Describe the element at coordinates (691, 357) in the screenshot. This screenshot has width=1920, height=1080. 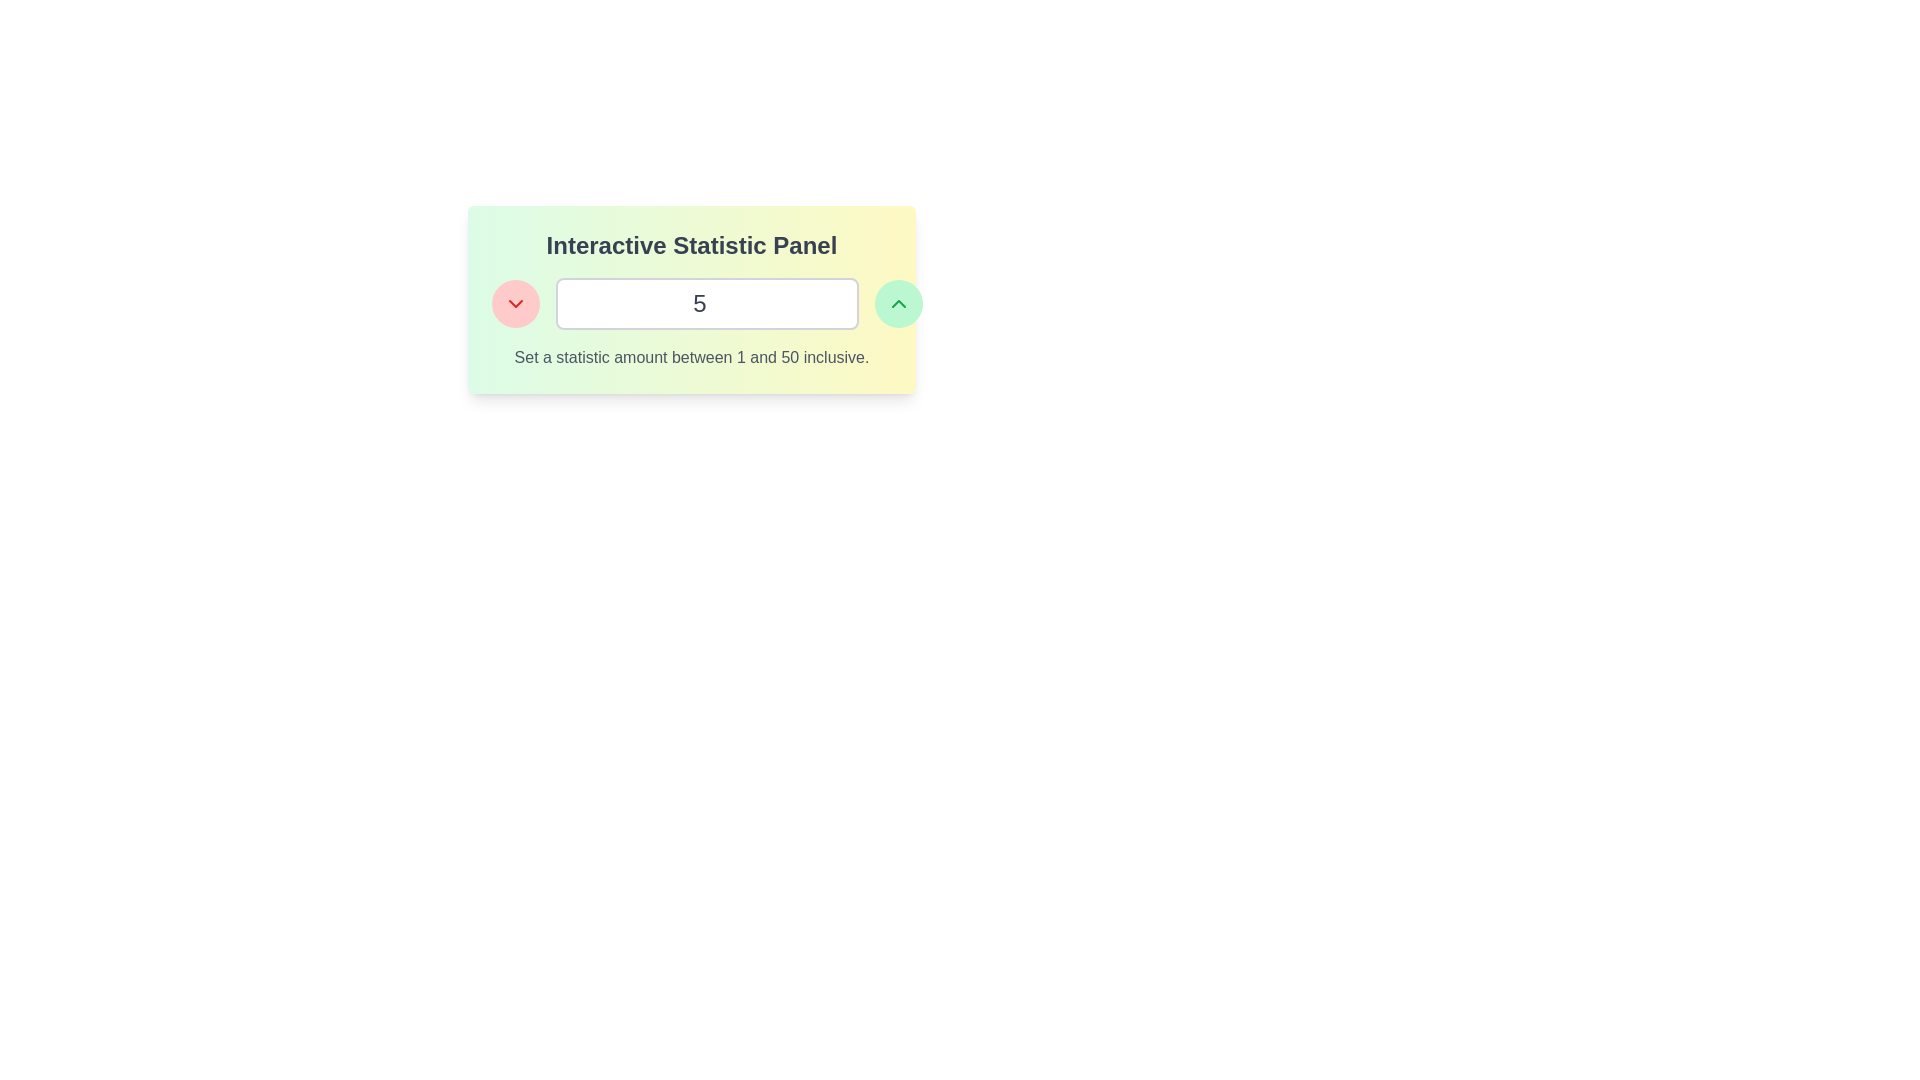
I see `the text label displaying 'Set a statistic amount between 1 and 50 inclusive.' which is styled with gray text and positioned below the numerical input box and arrow buttons` at that location.